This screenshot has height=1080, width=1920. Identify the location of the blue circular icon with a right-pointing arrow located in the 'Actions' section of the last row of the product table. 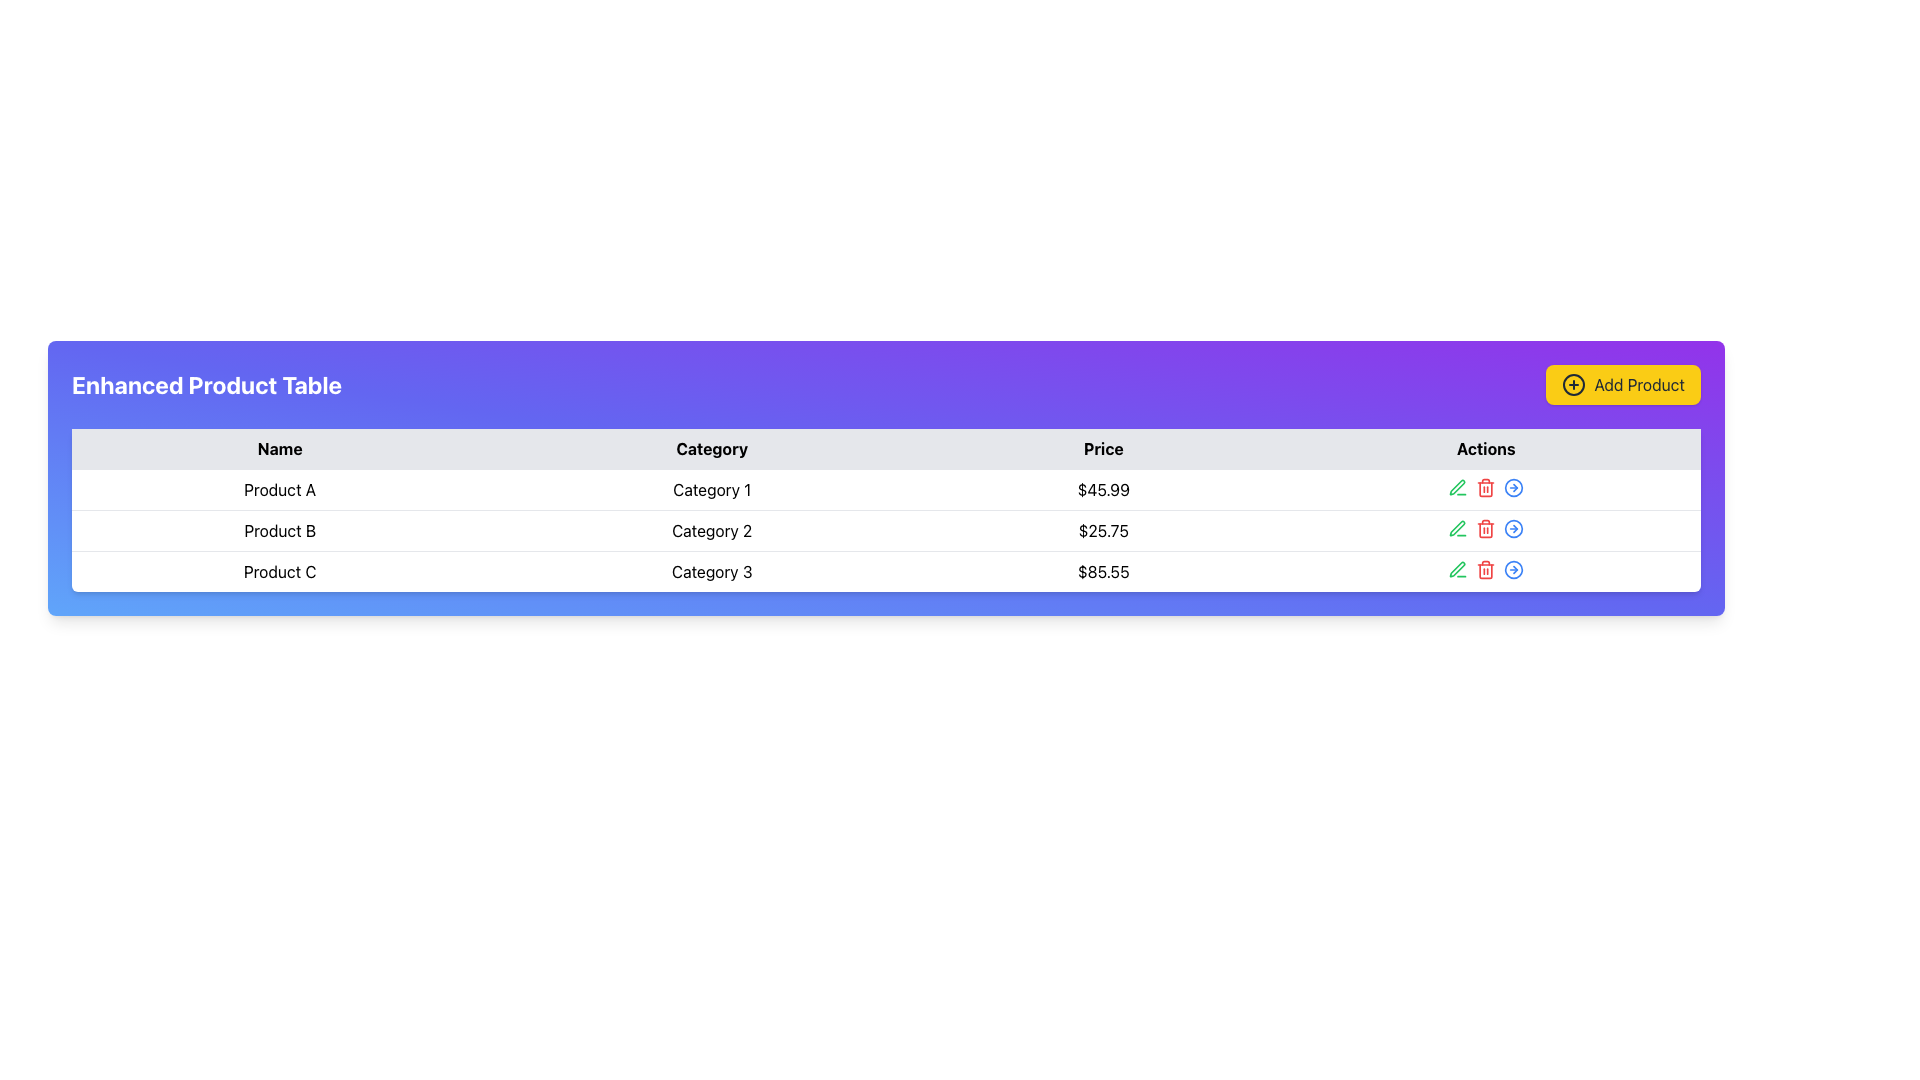
(1514, 570).